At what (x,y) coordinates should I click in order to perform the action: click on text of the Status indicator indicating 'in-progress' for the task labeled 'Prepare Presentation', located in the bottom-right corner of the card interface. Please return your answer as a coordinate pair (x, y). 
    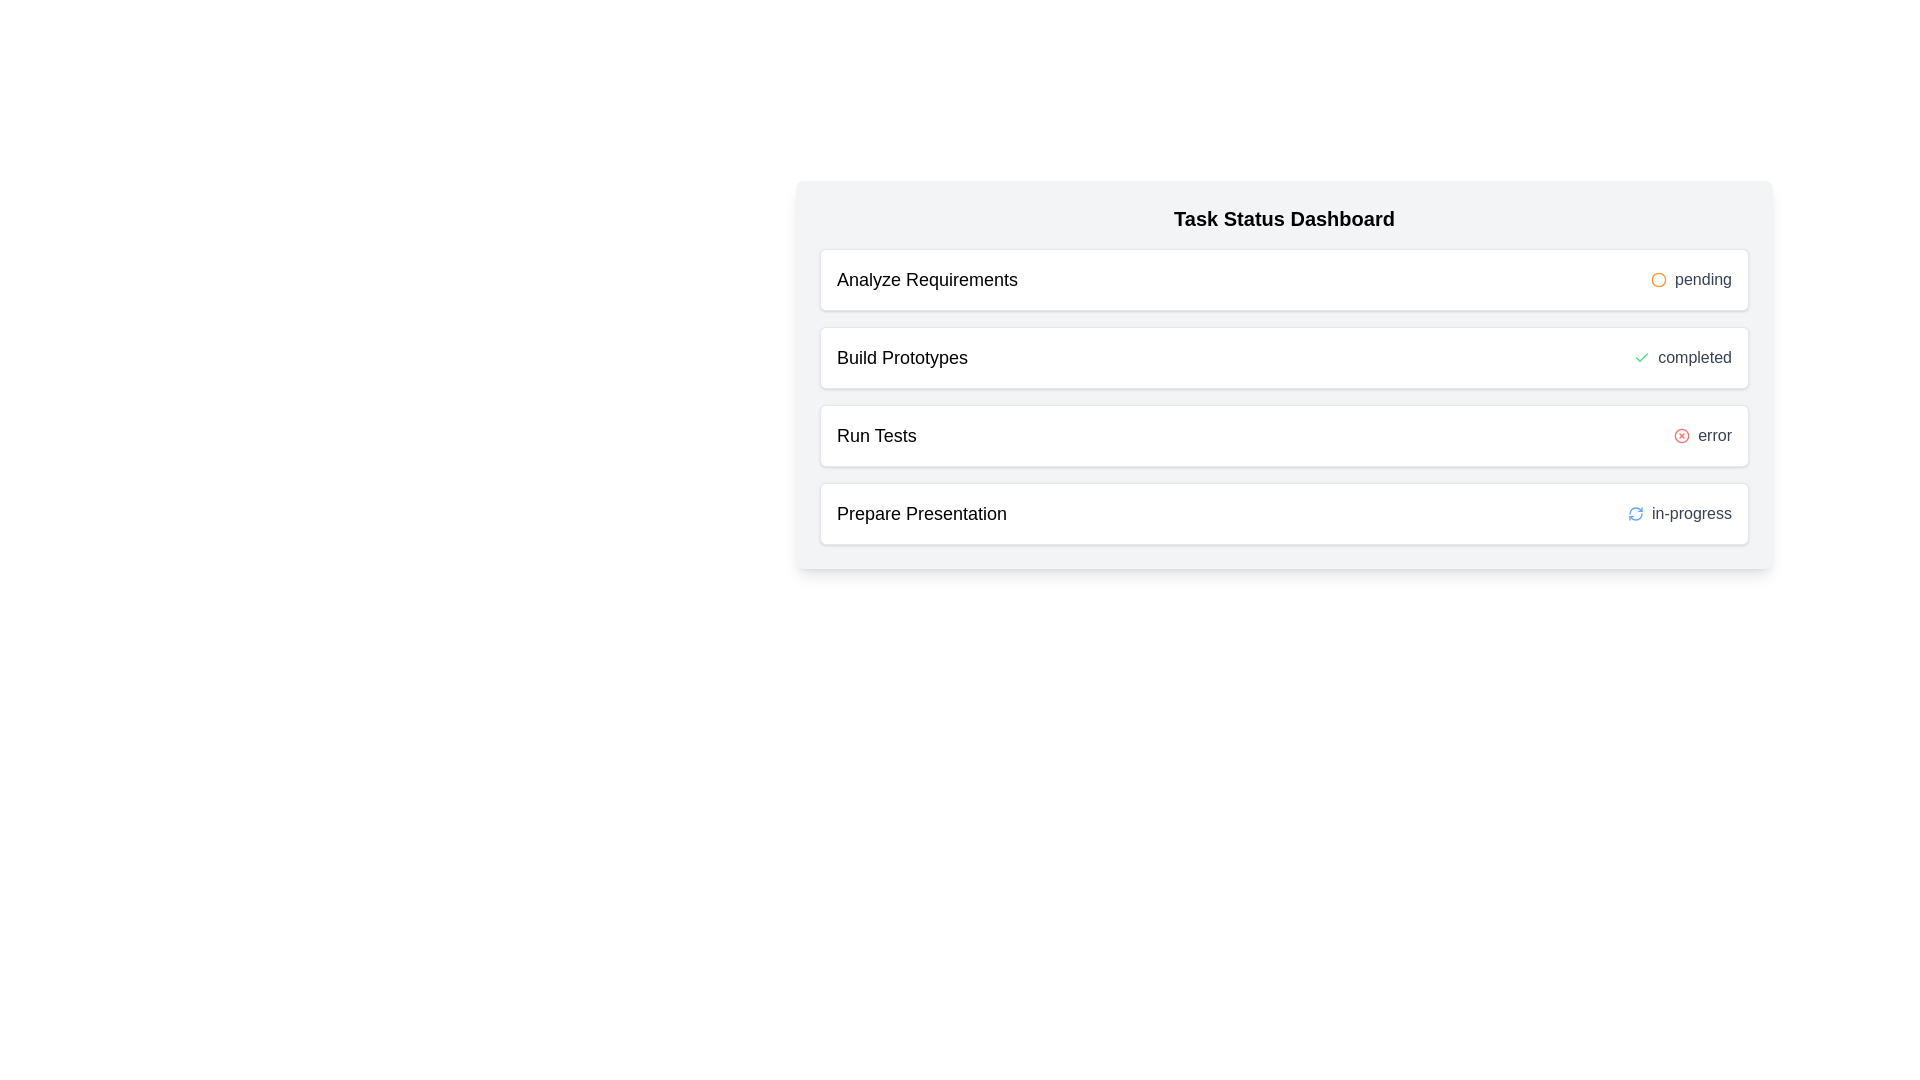
    Looking at the image, I should click on (1680, 512).